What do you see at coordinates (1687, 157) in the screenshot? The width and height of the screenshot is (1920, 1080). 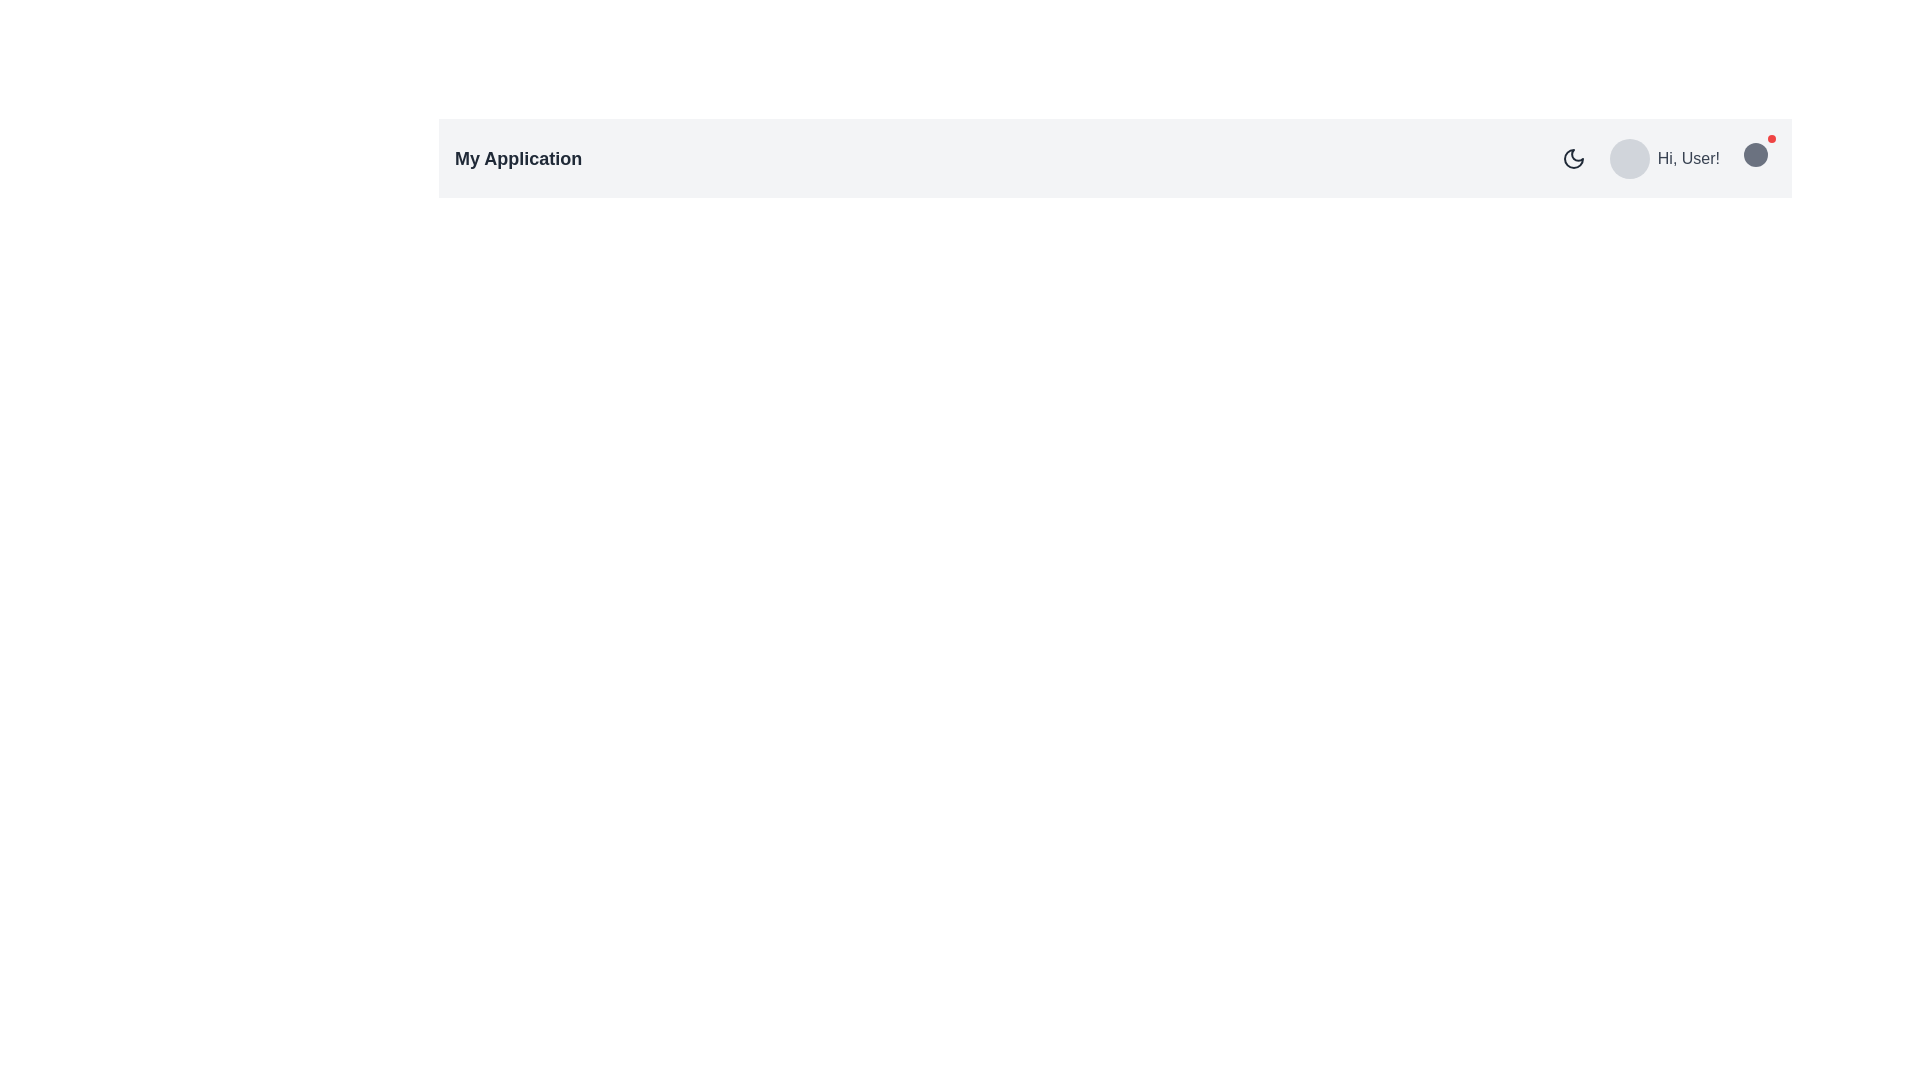 I see `displayed message 'Hi, User!' which is prominently shown in the top-right of the navigation bar, adjacent to a circular avatar` at bounding box center [1687, 157].